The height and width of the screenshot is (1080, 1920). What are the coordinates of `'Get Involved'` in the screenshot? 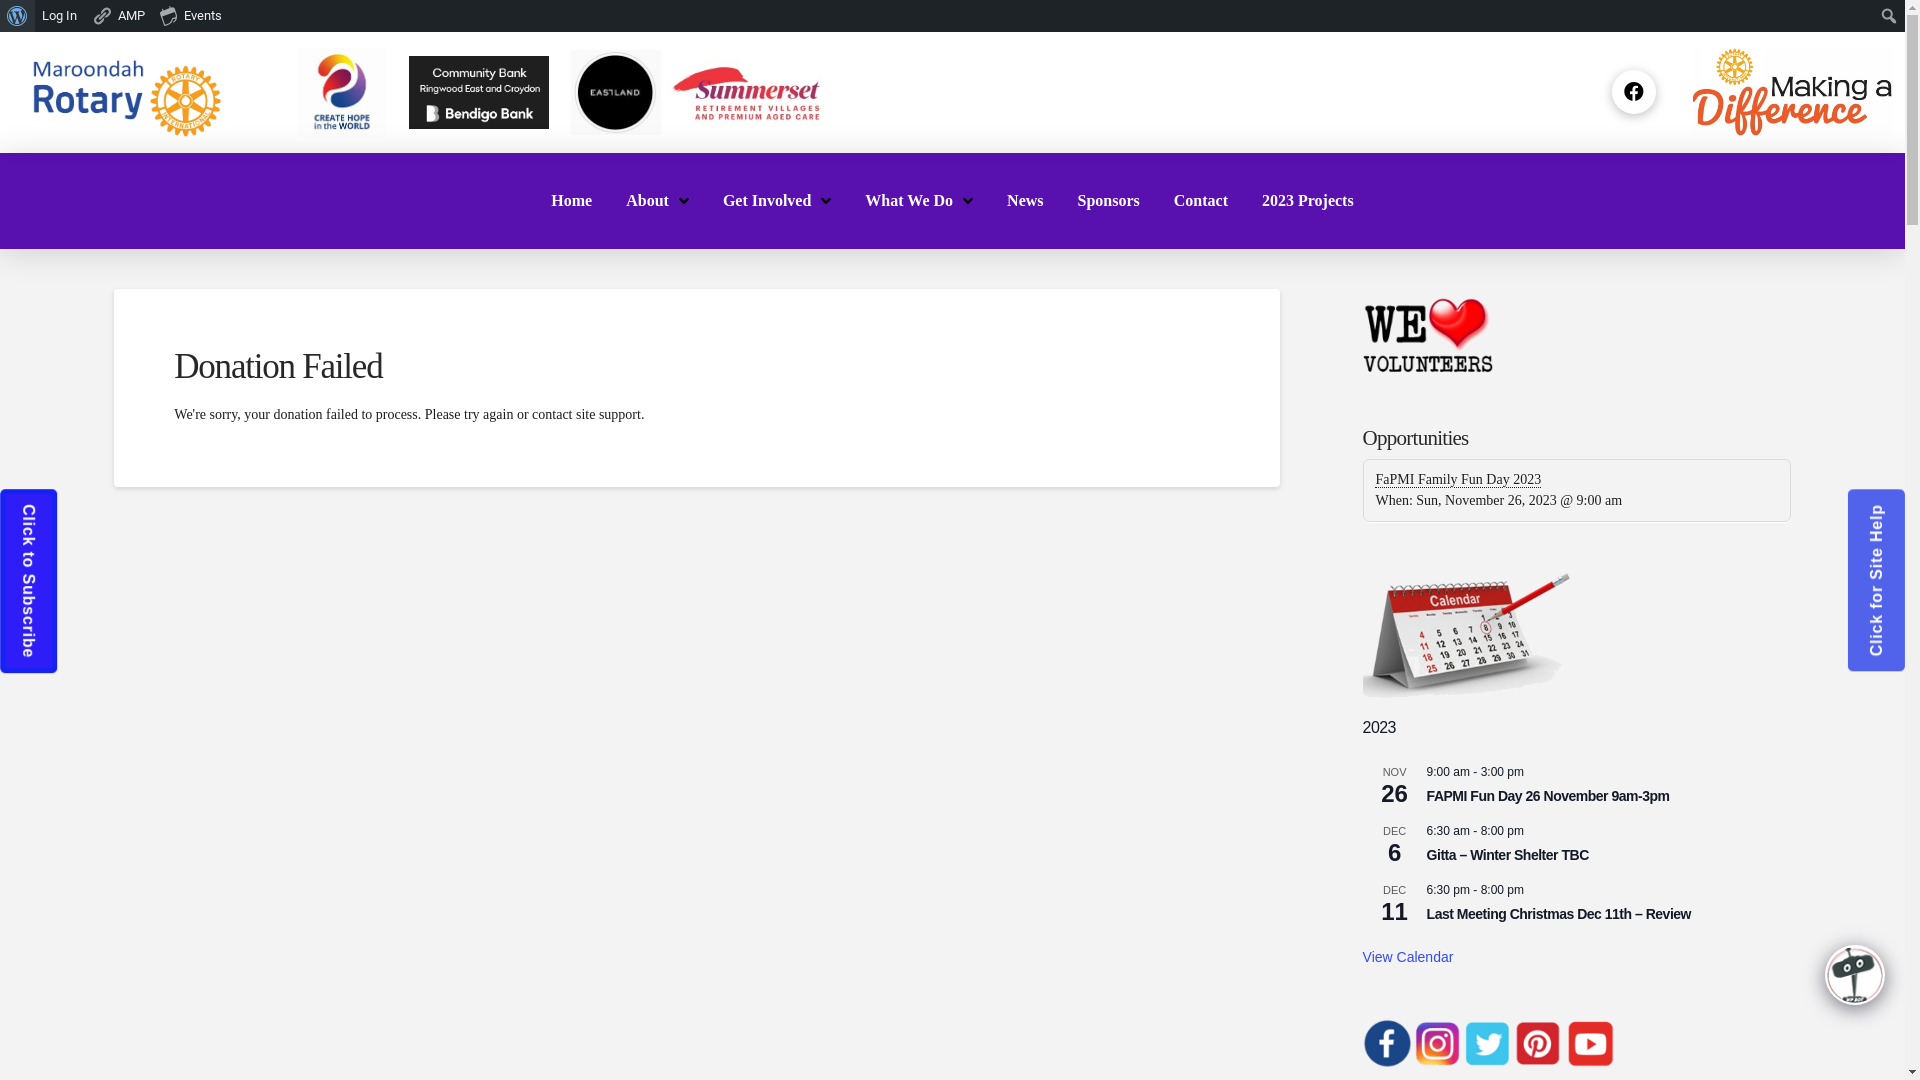 It's located at (705, 200).